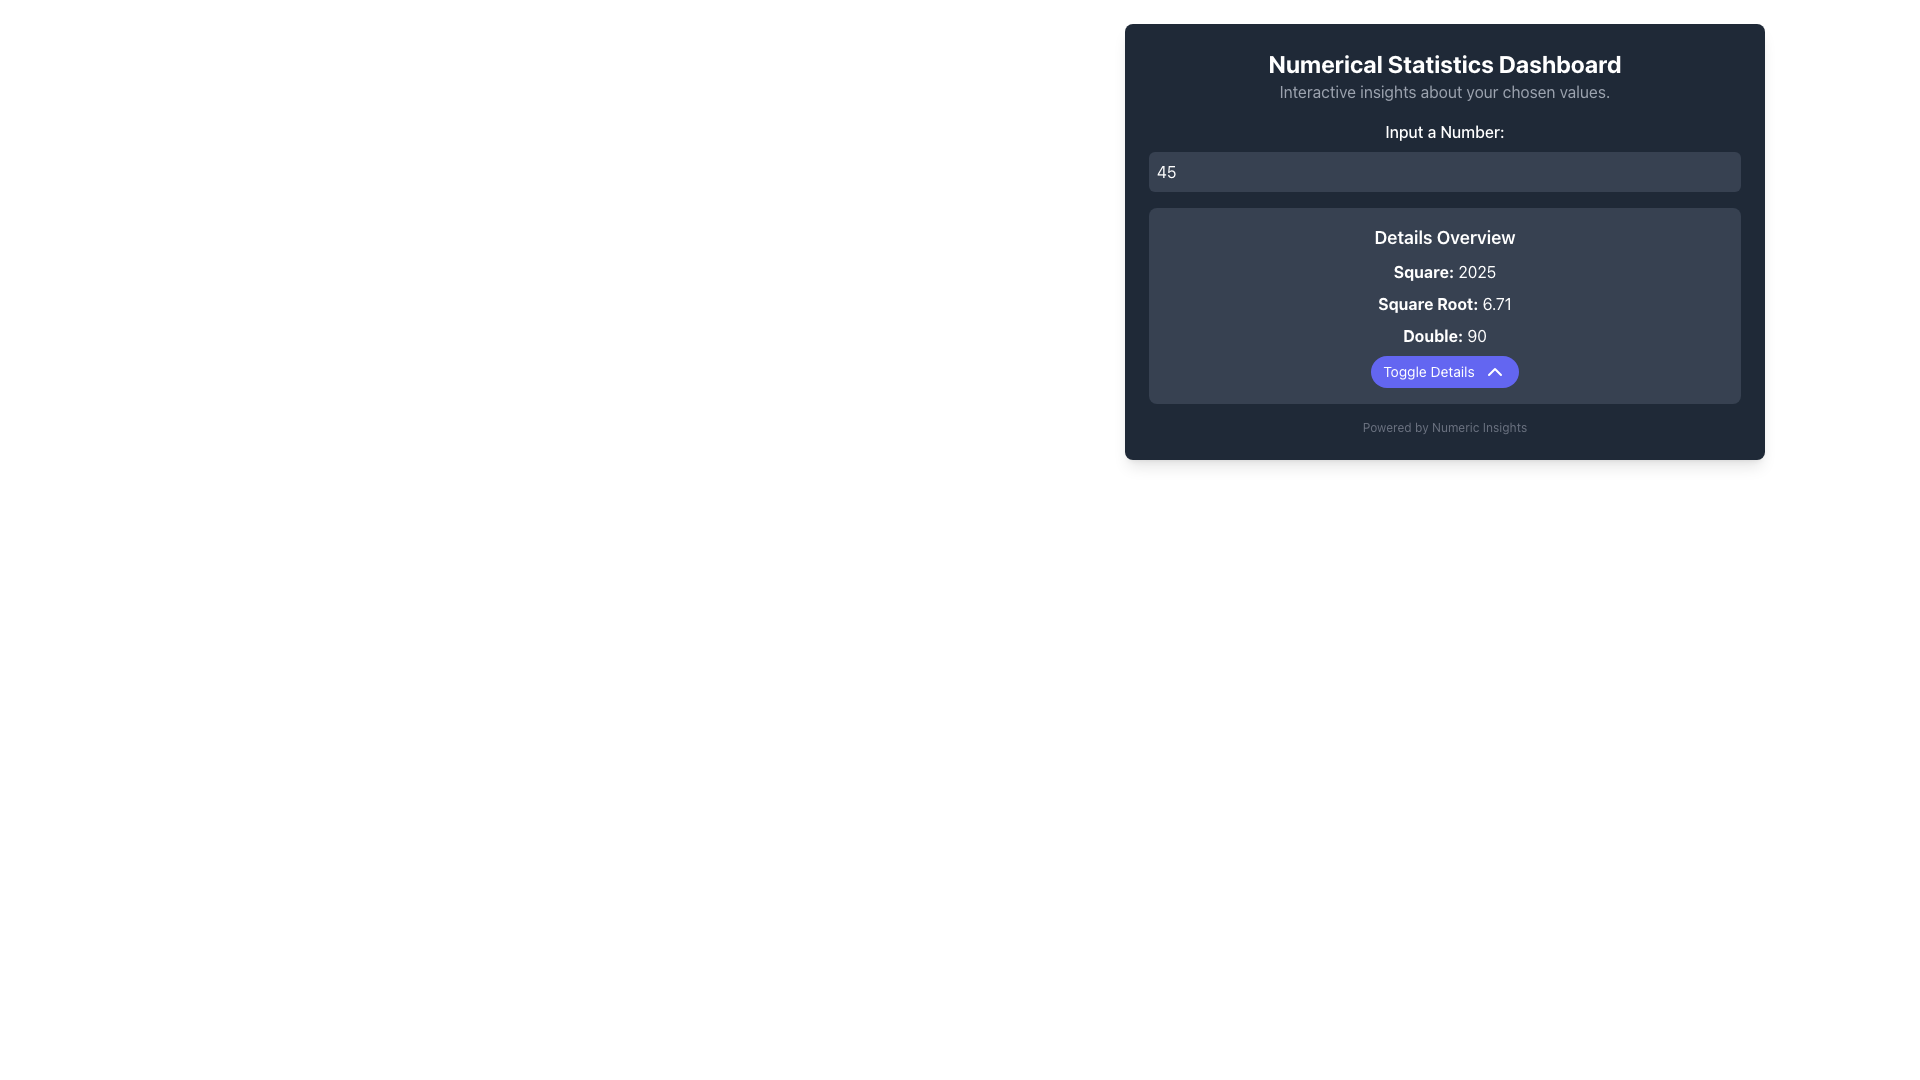 This screenshot has height=1080, width=1920. I want to click on the text label displaying 'Square Root:' with white text on a dark background, located in the 'Details Overview' section, so click(1427, 304).